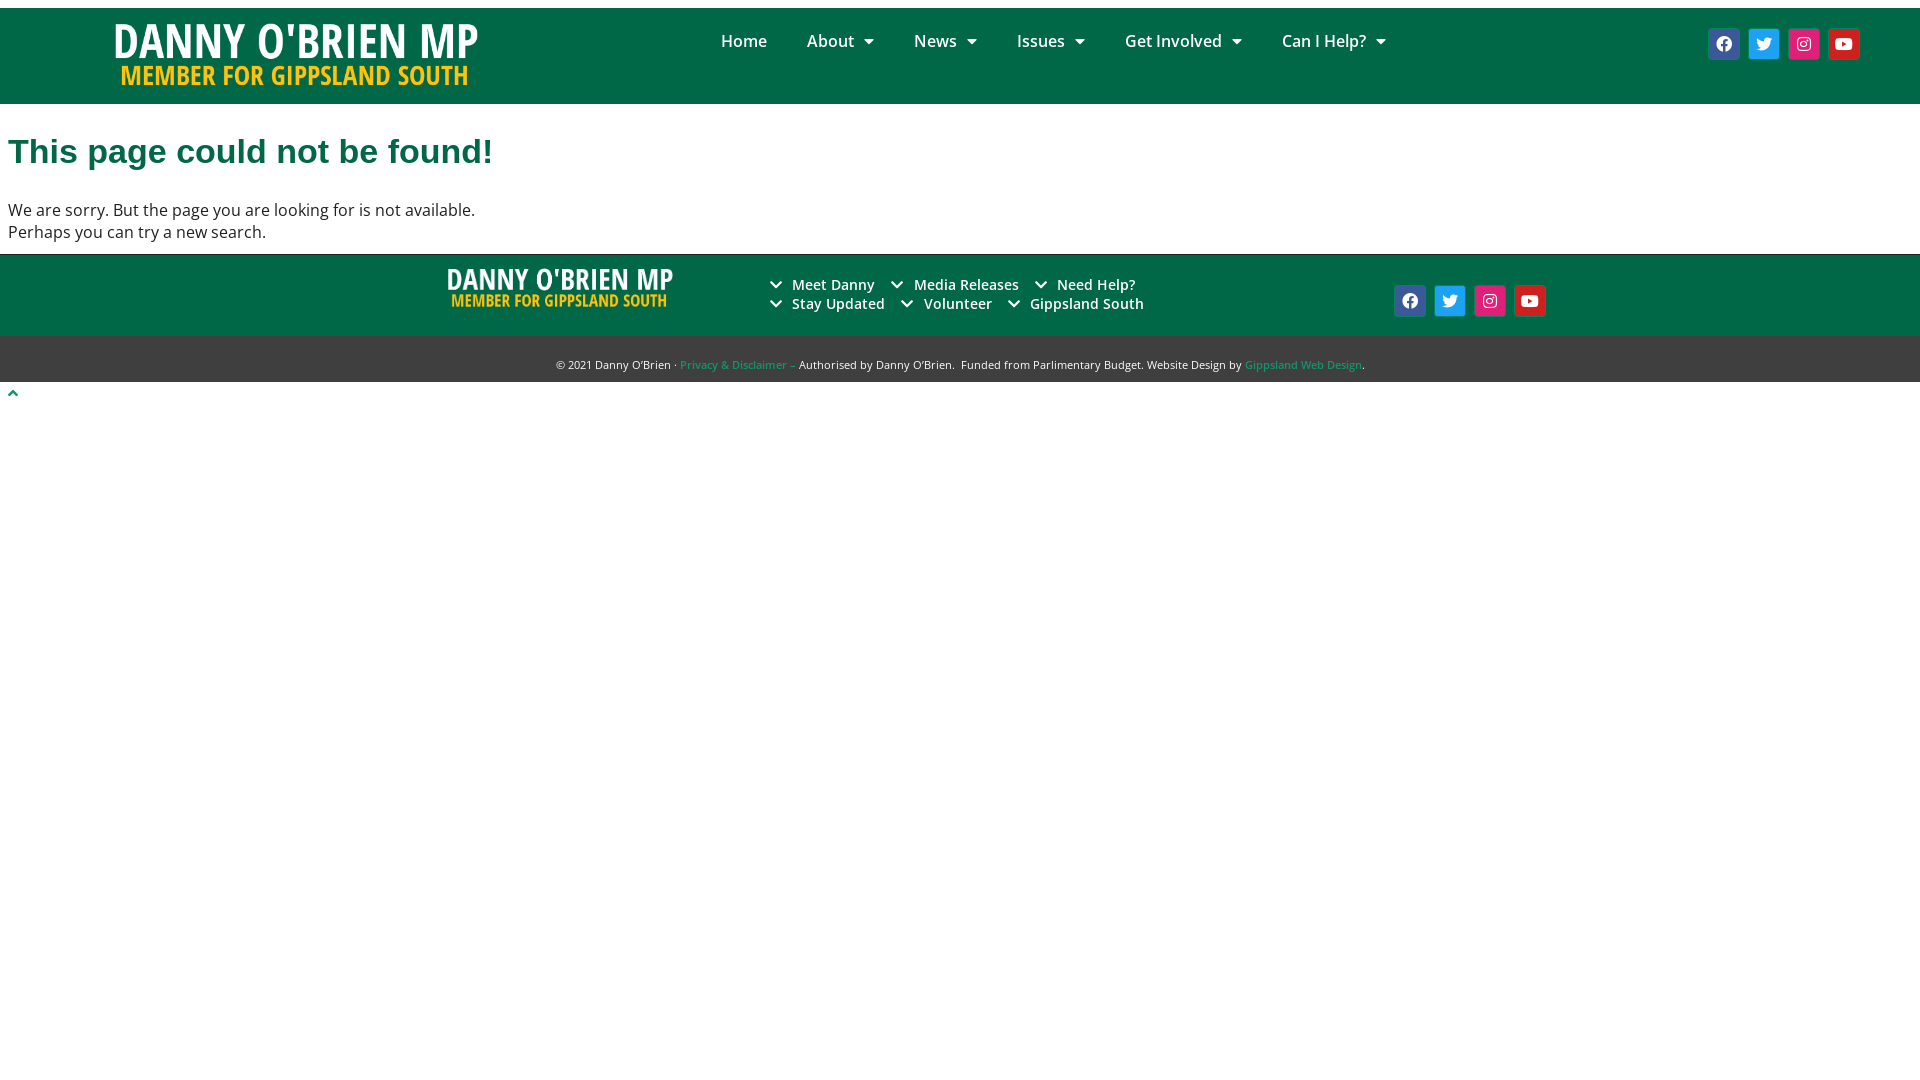 Image resolution: width=1920 pixels, height=1080 pixels. What do you see at coordinates (1084, 284) in the screenshot?
I see `'Need Help?'` at bounding box center [1084, 284].